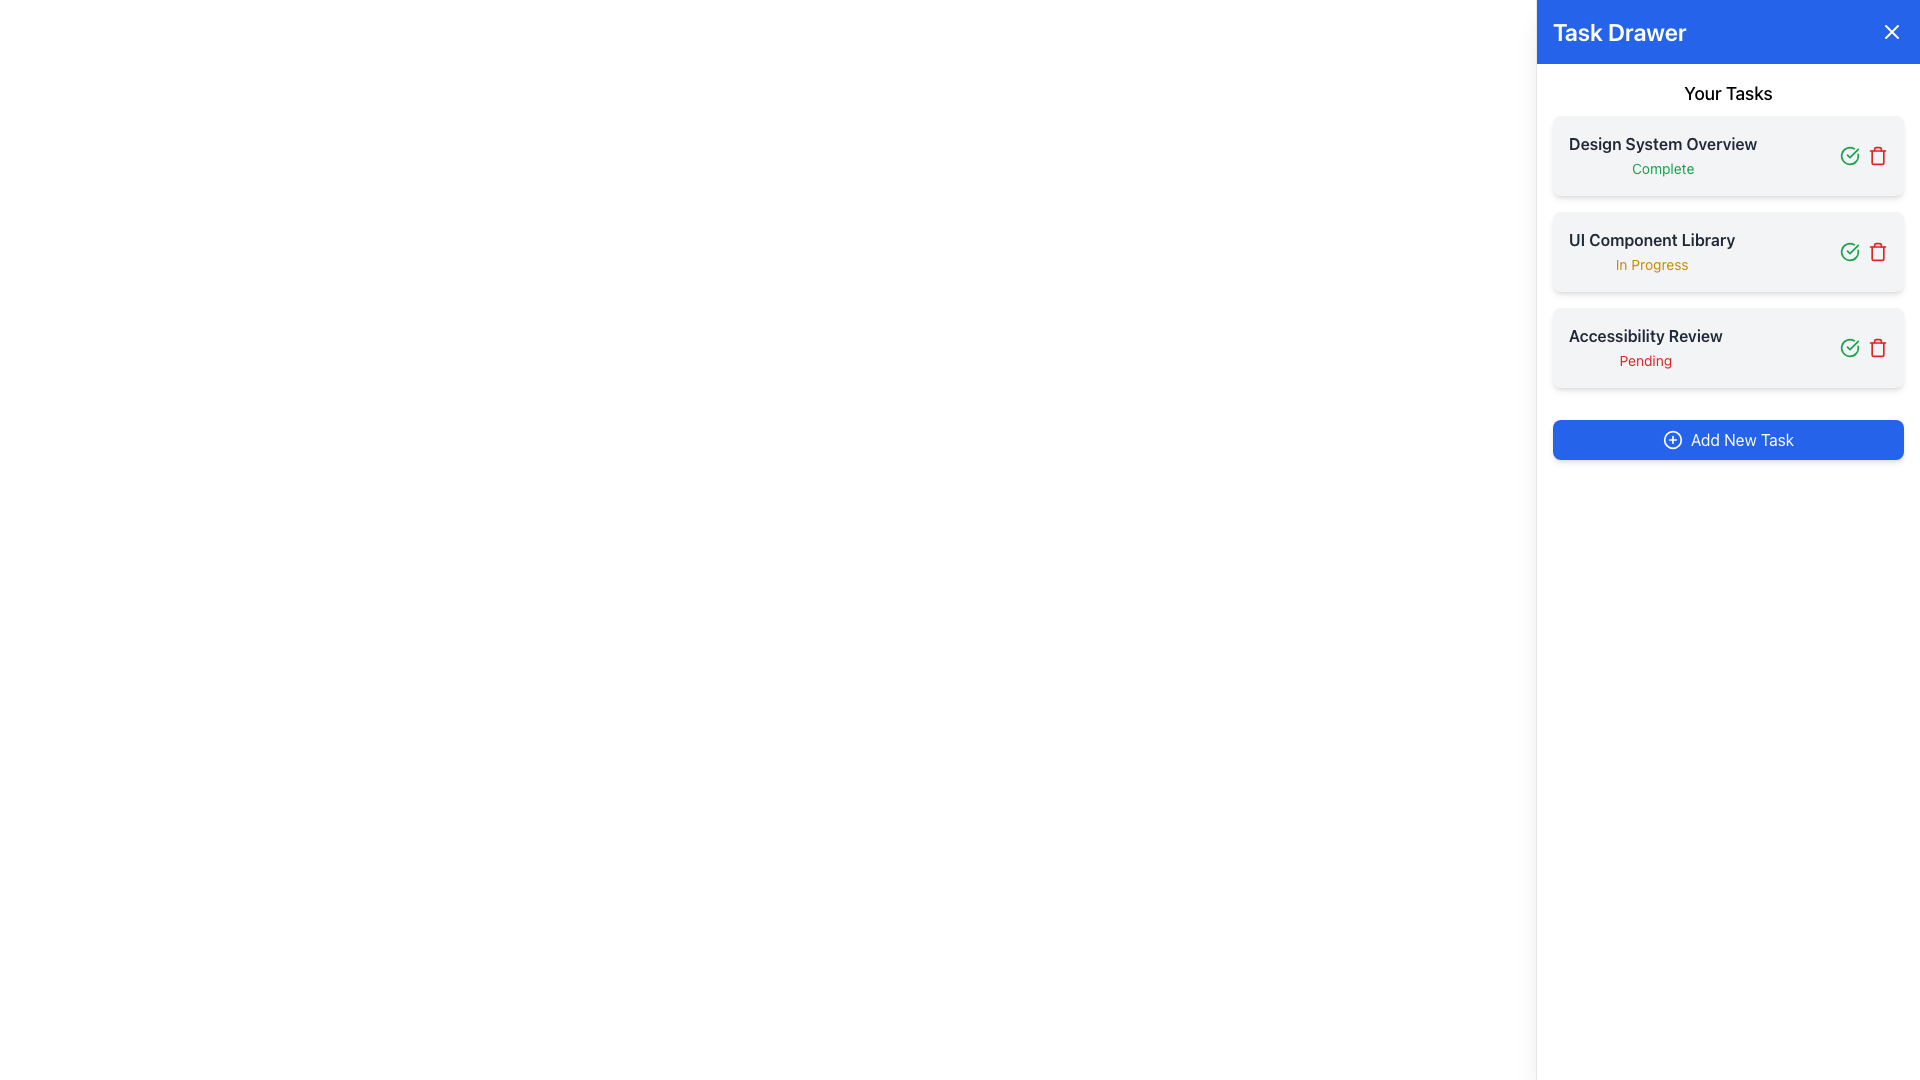  I want to click on the small blue button with a white 'X' mark located on the top-right section of the 'Task Drawer' header, so click(1890, 31).